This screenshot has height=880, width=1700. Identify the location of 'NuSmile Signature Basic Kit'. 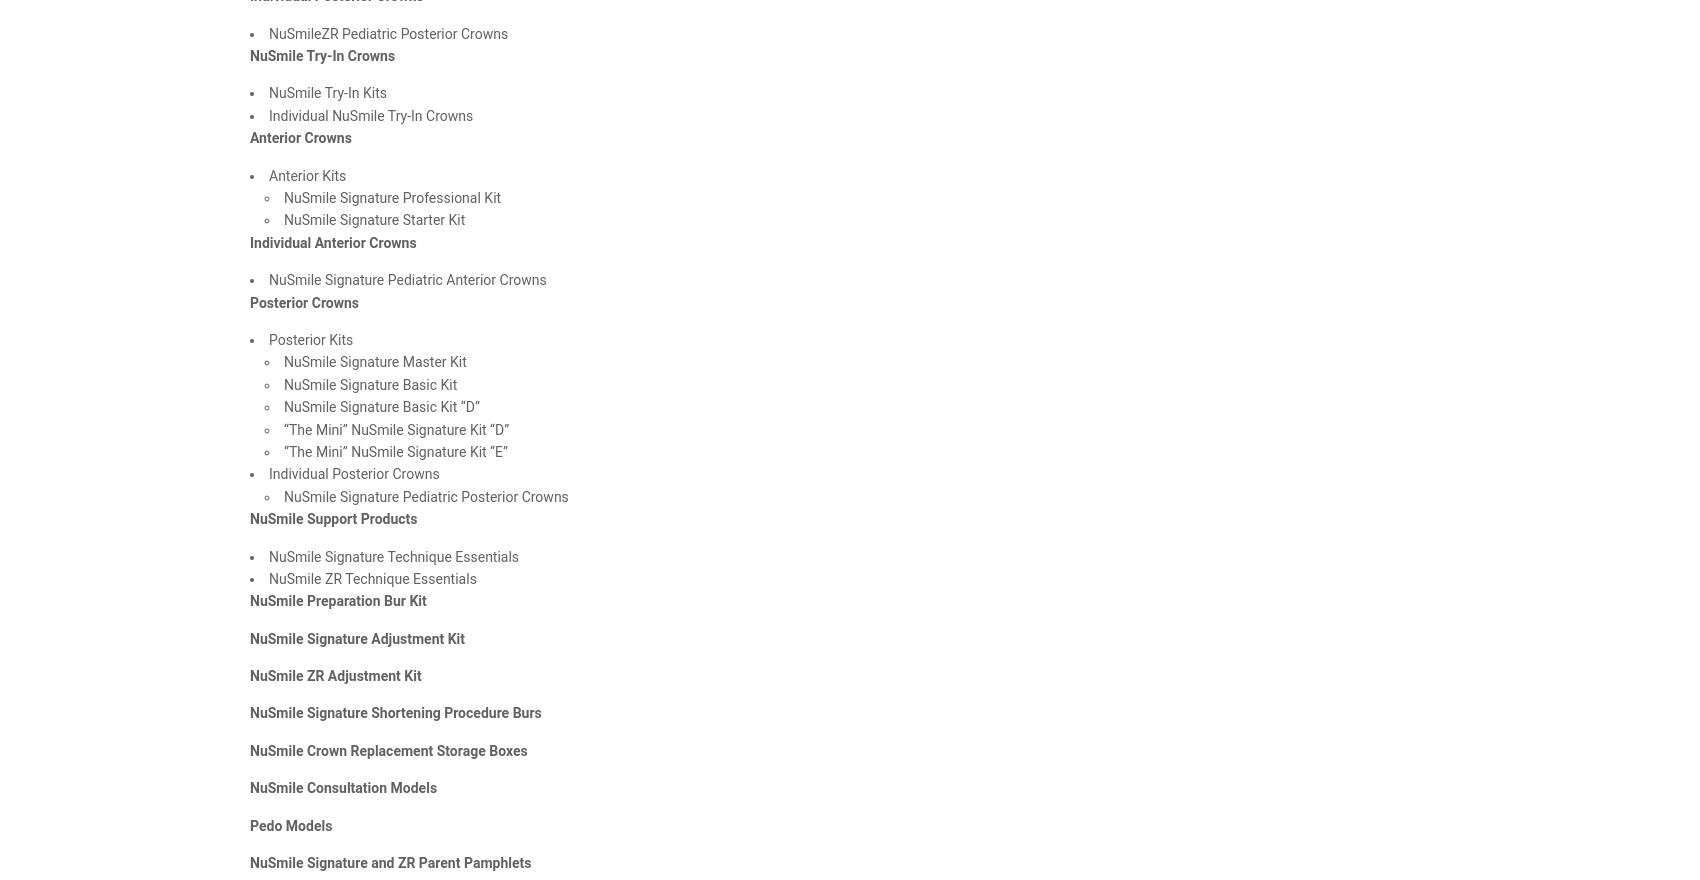
(369, 383).